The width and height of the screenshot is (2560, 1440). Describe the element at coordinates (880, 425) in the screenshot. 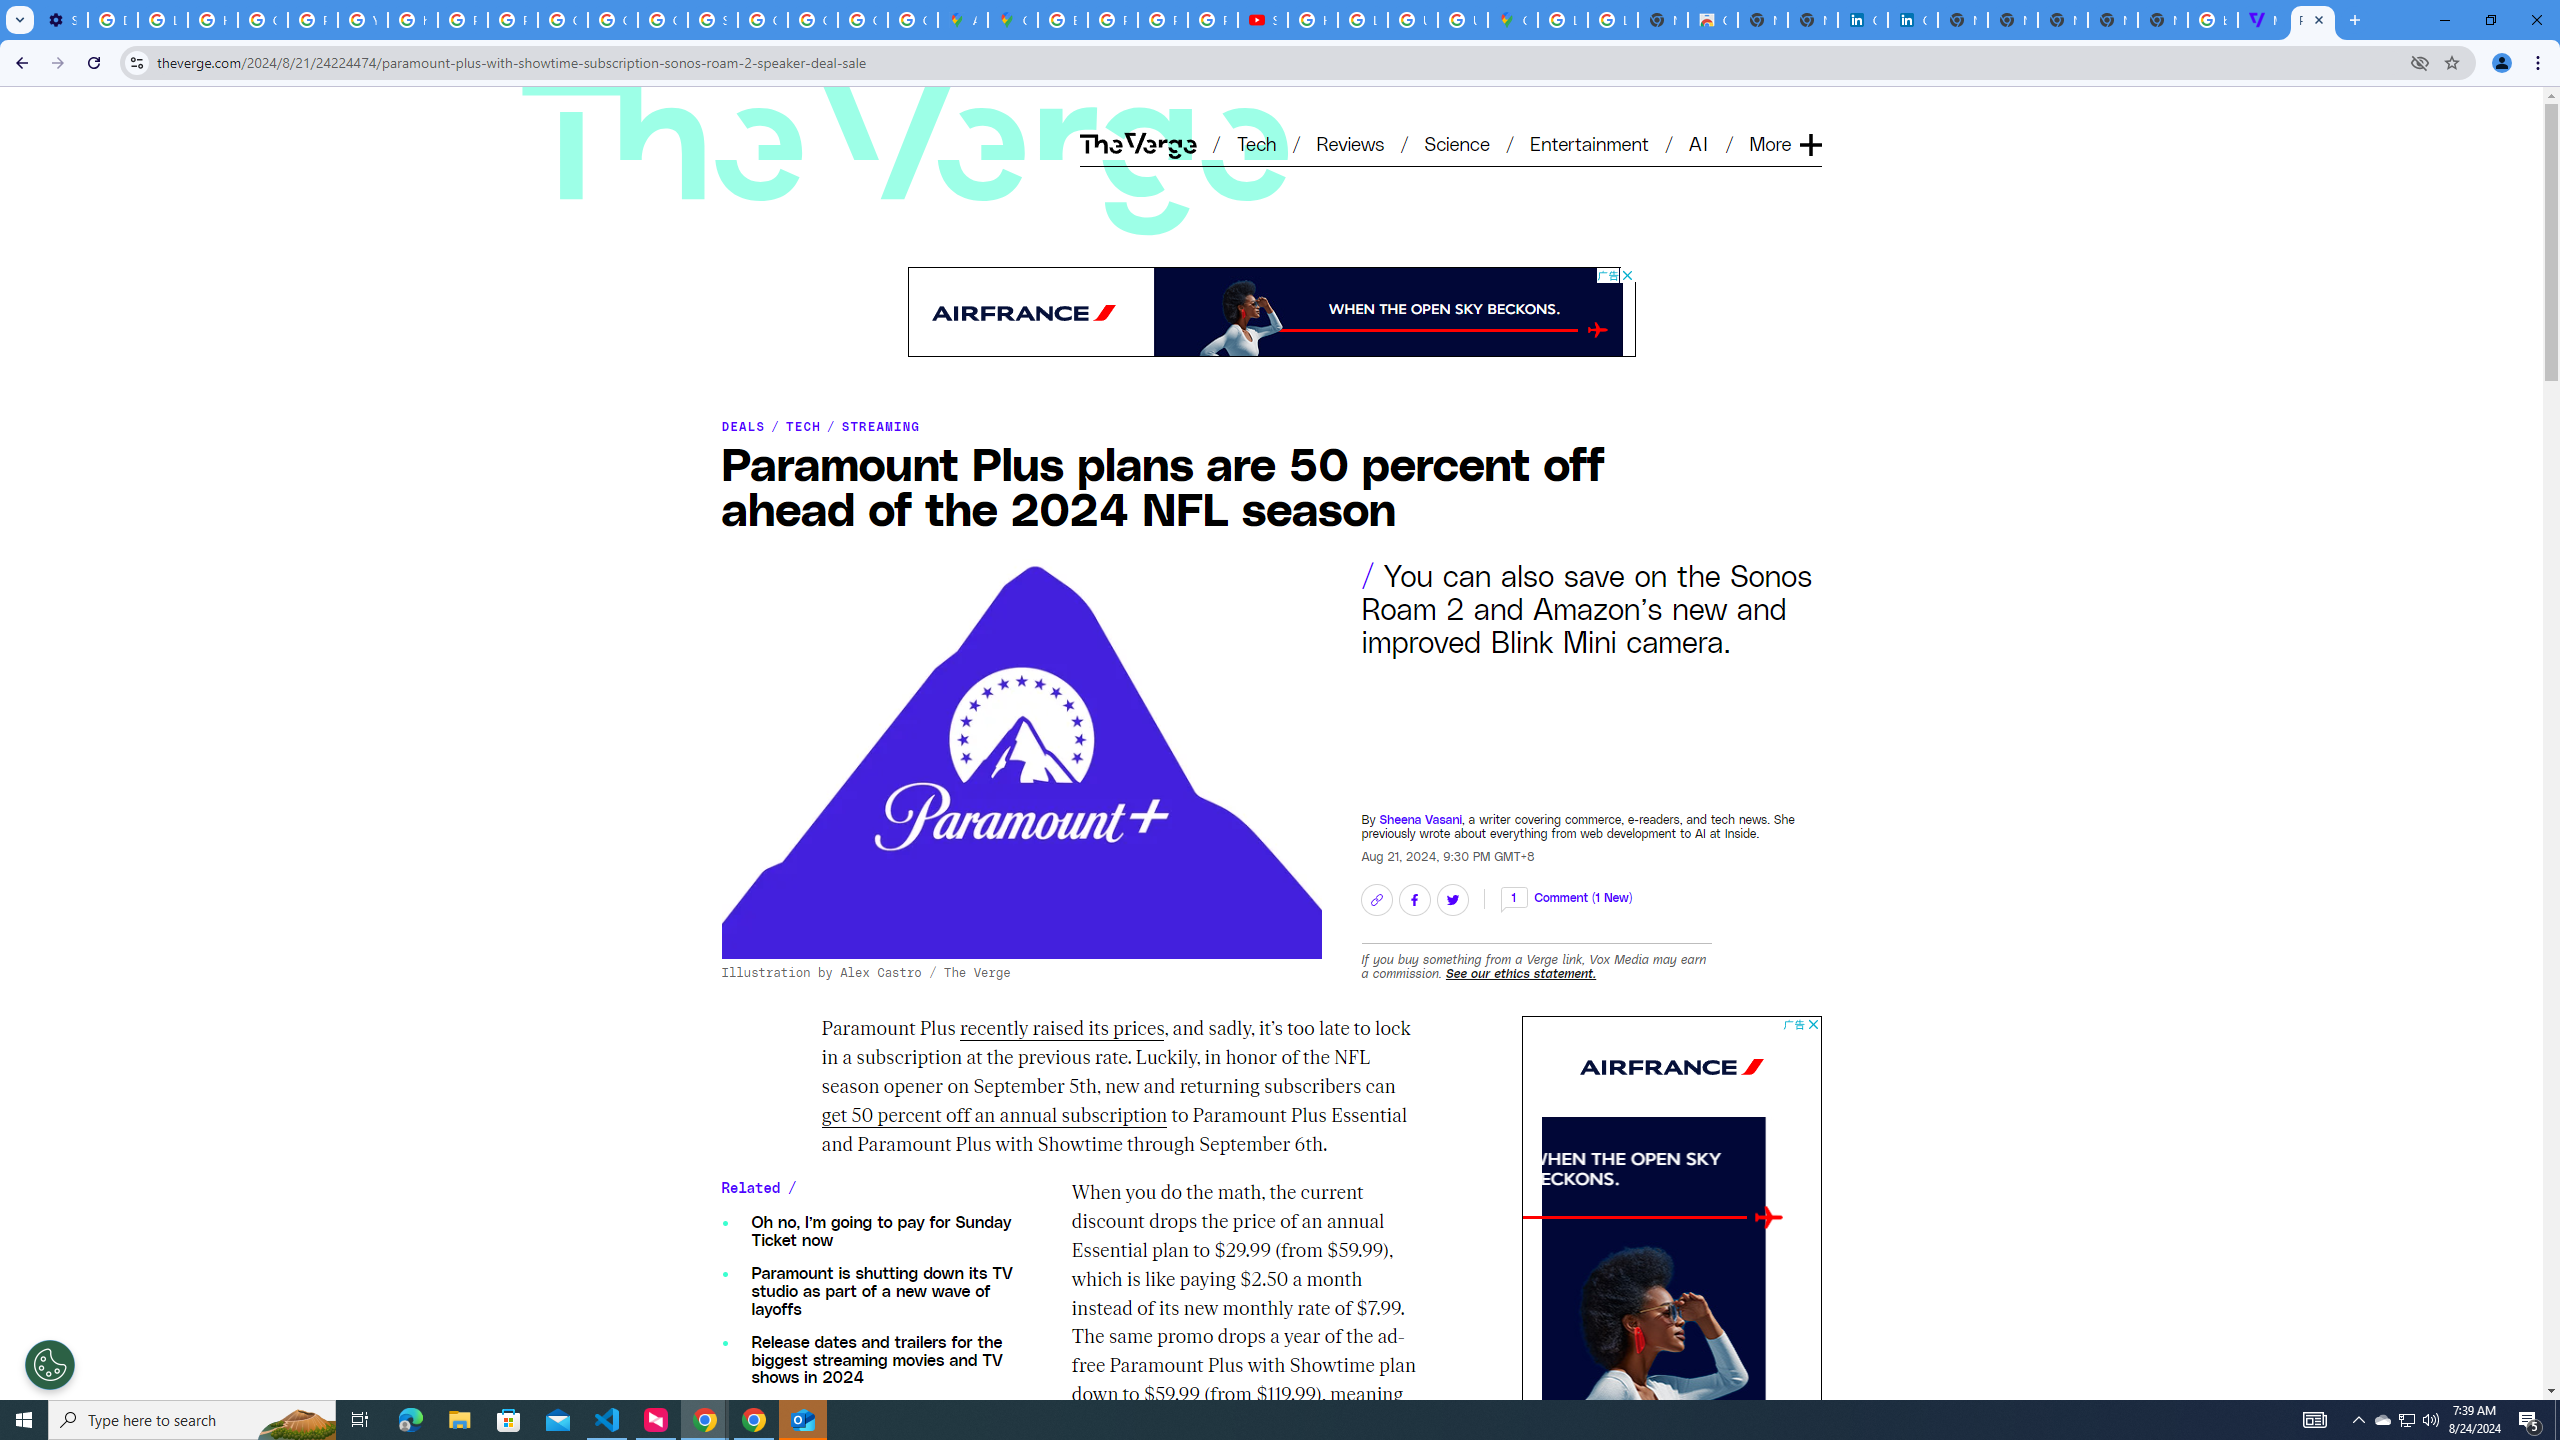

I see `'STREAMING'` at that location.